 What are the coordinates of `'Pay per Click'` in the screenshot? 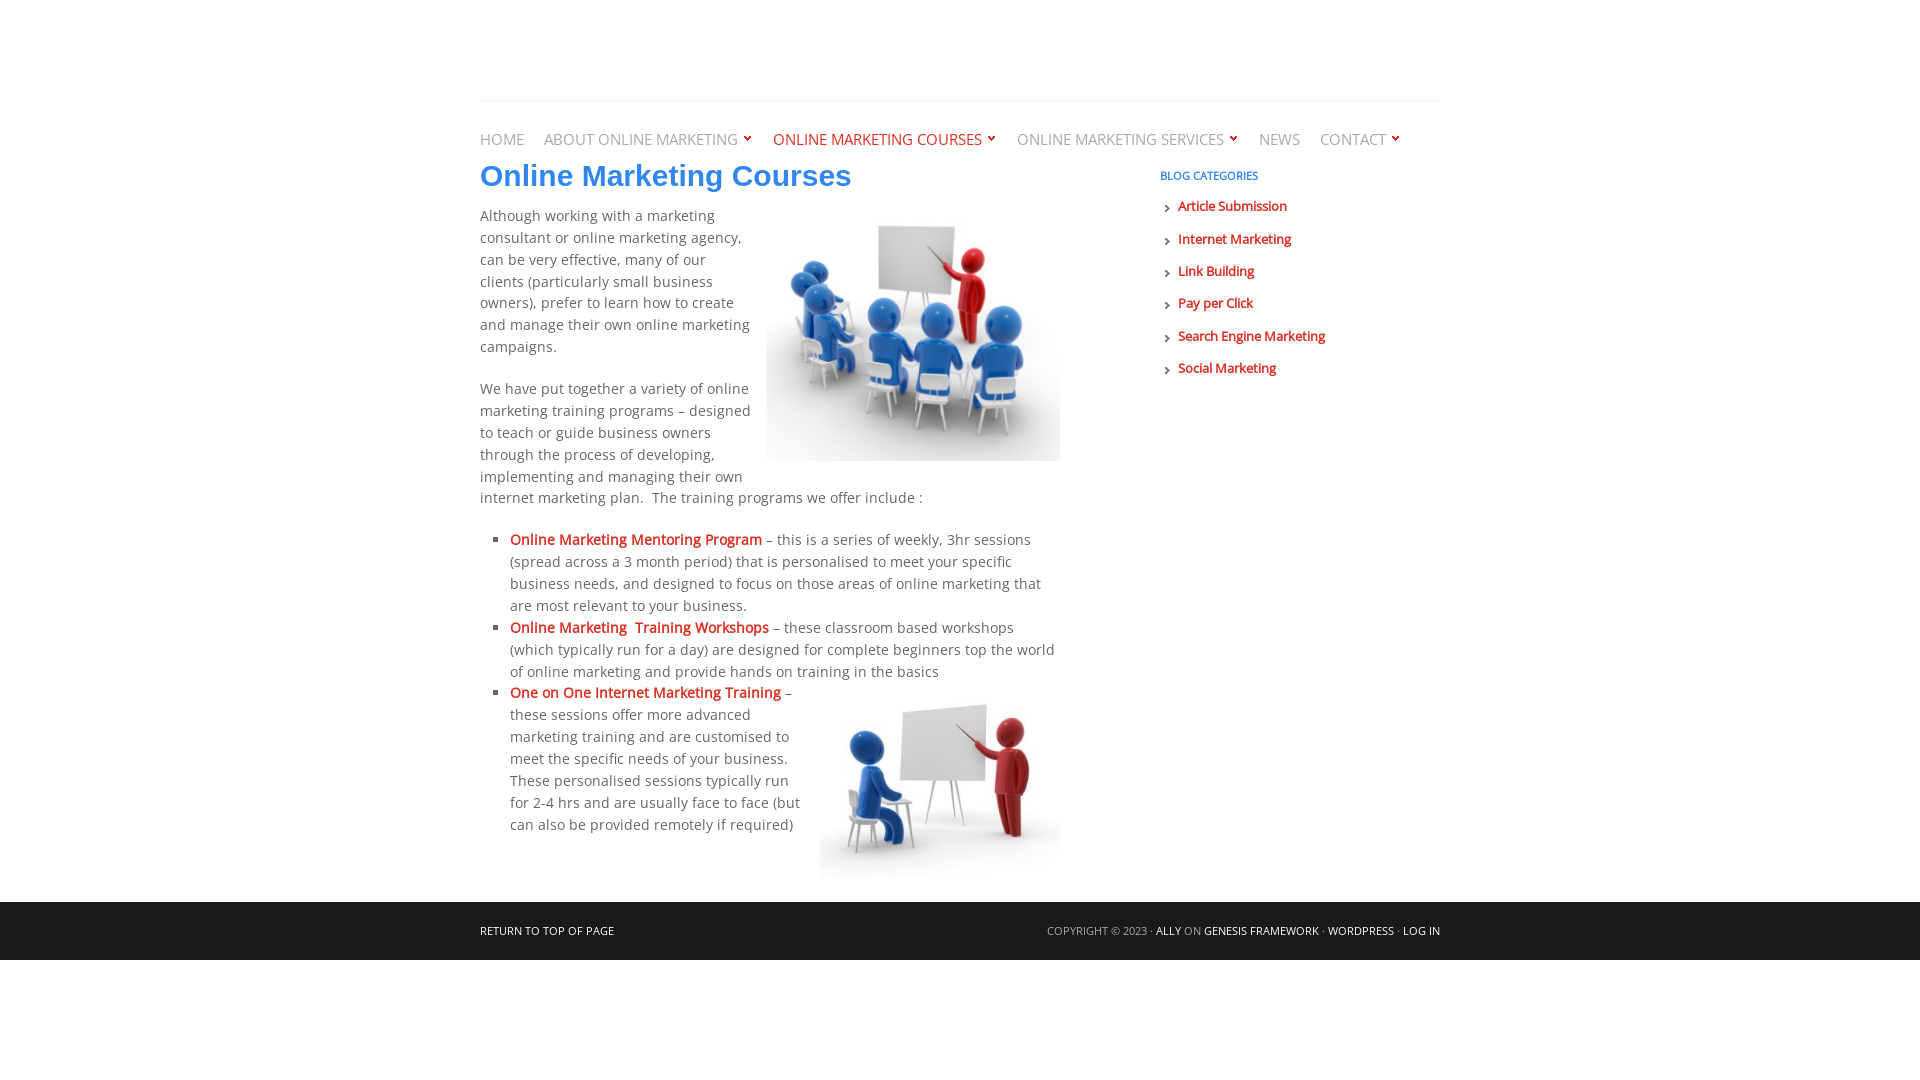 It's located at (1214, 303).